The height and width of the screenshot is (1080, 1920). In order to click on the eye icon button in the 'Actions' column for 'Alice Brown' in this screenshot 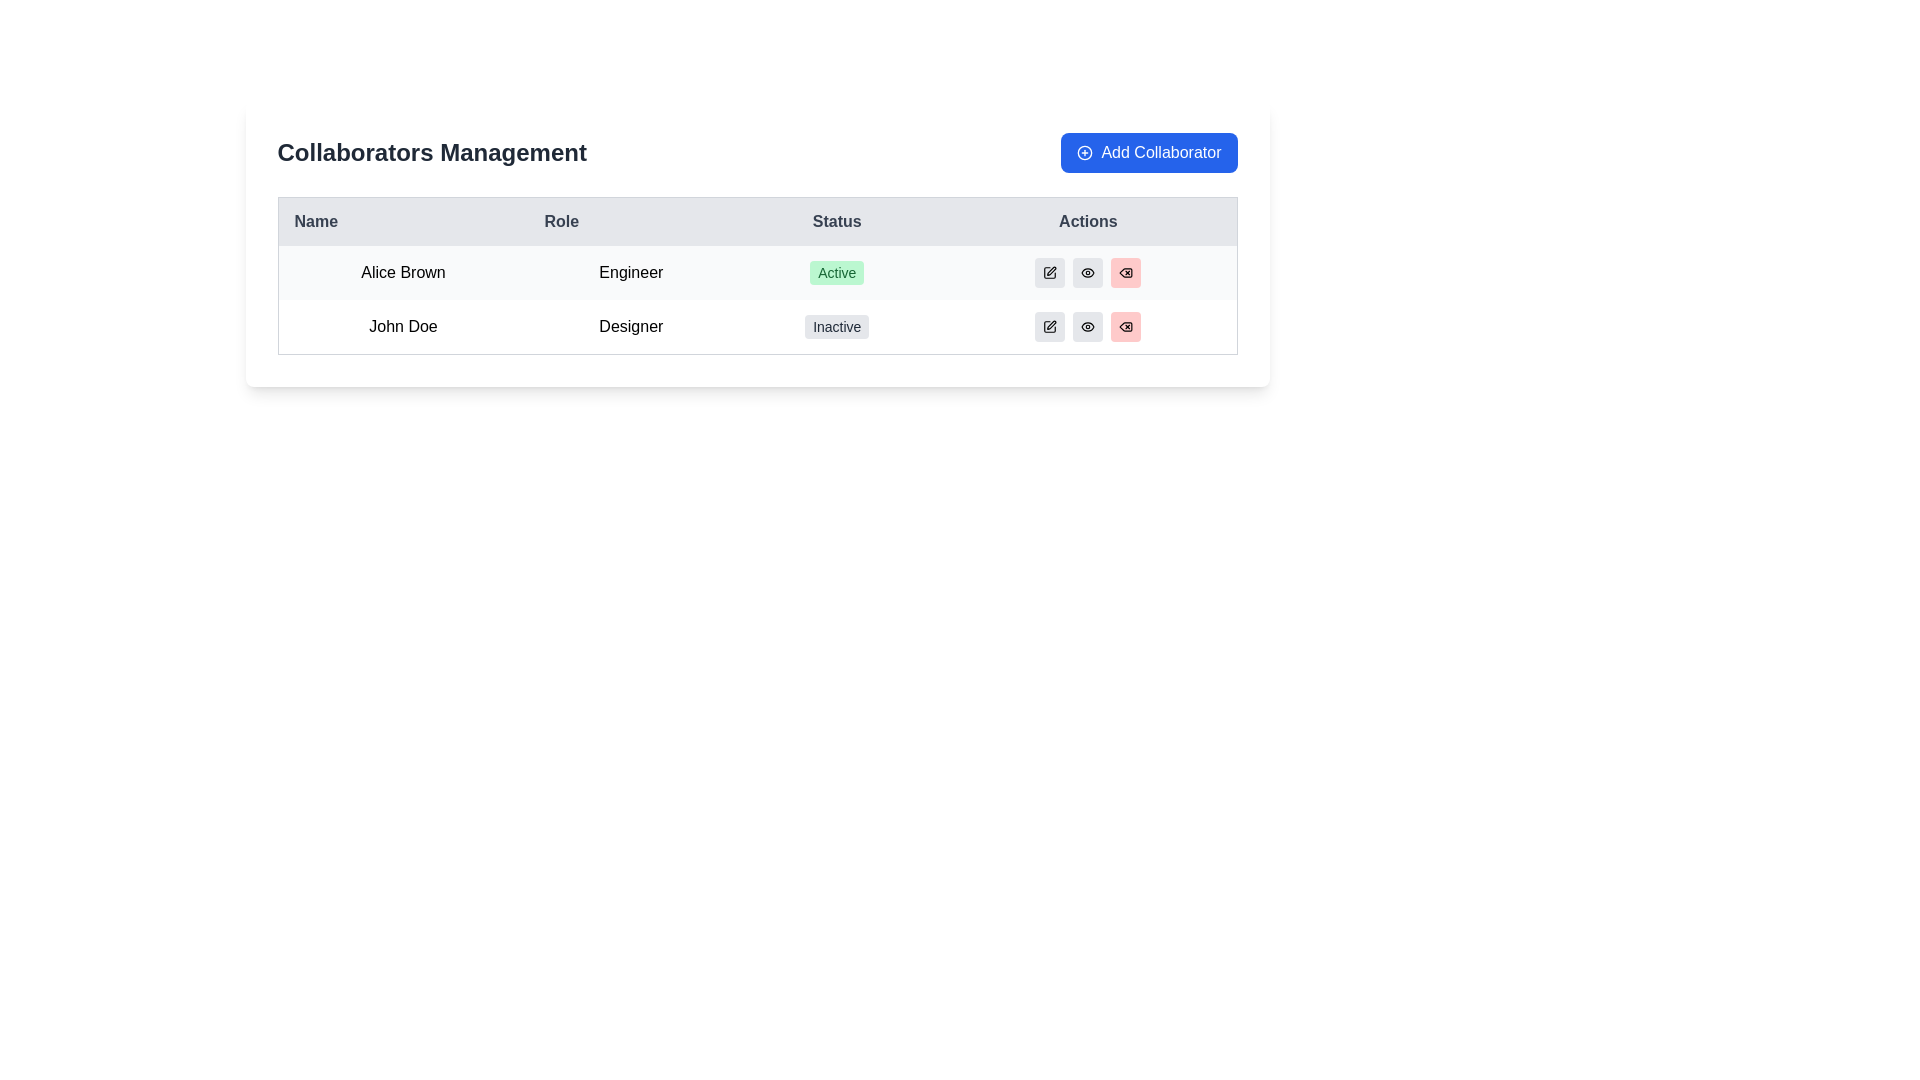, I will do `click(1087, 273)`.